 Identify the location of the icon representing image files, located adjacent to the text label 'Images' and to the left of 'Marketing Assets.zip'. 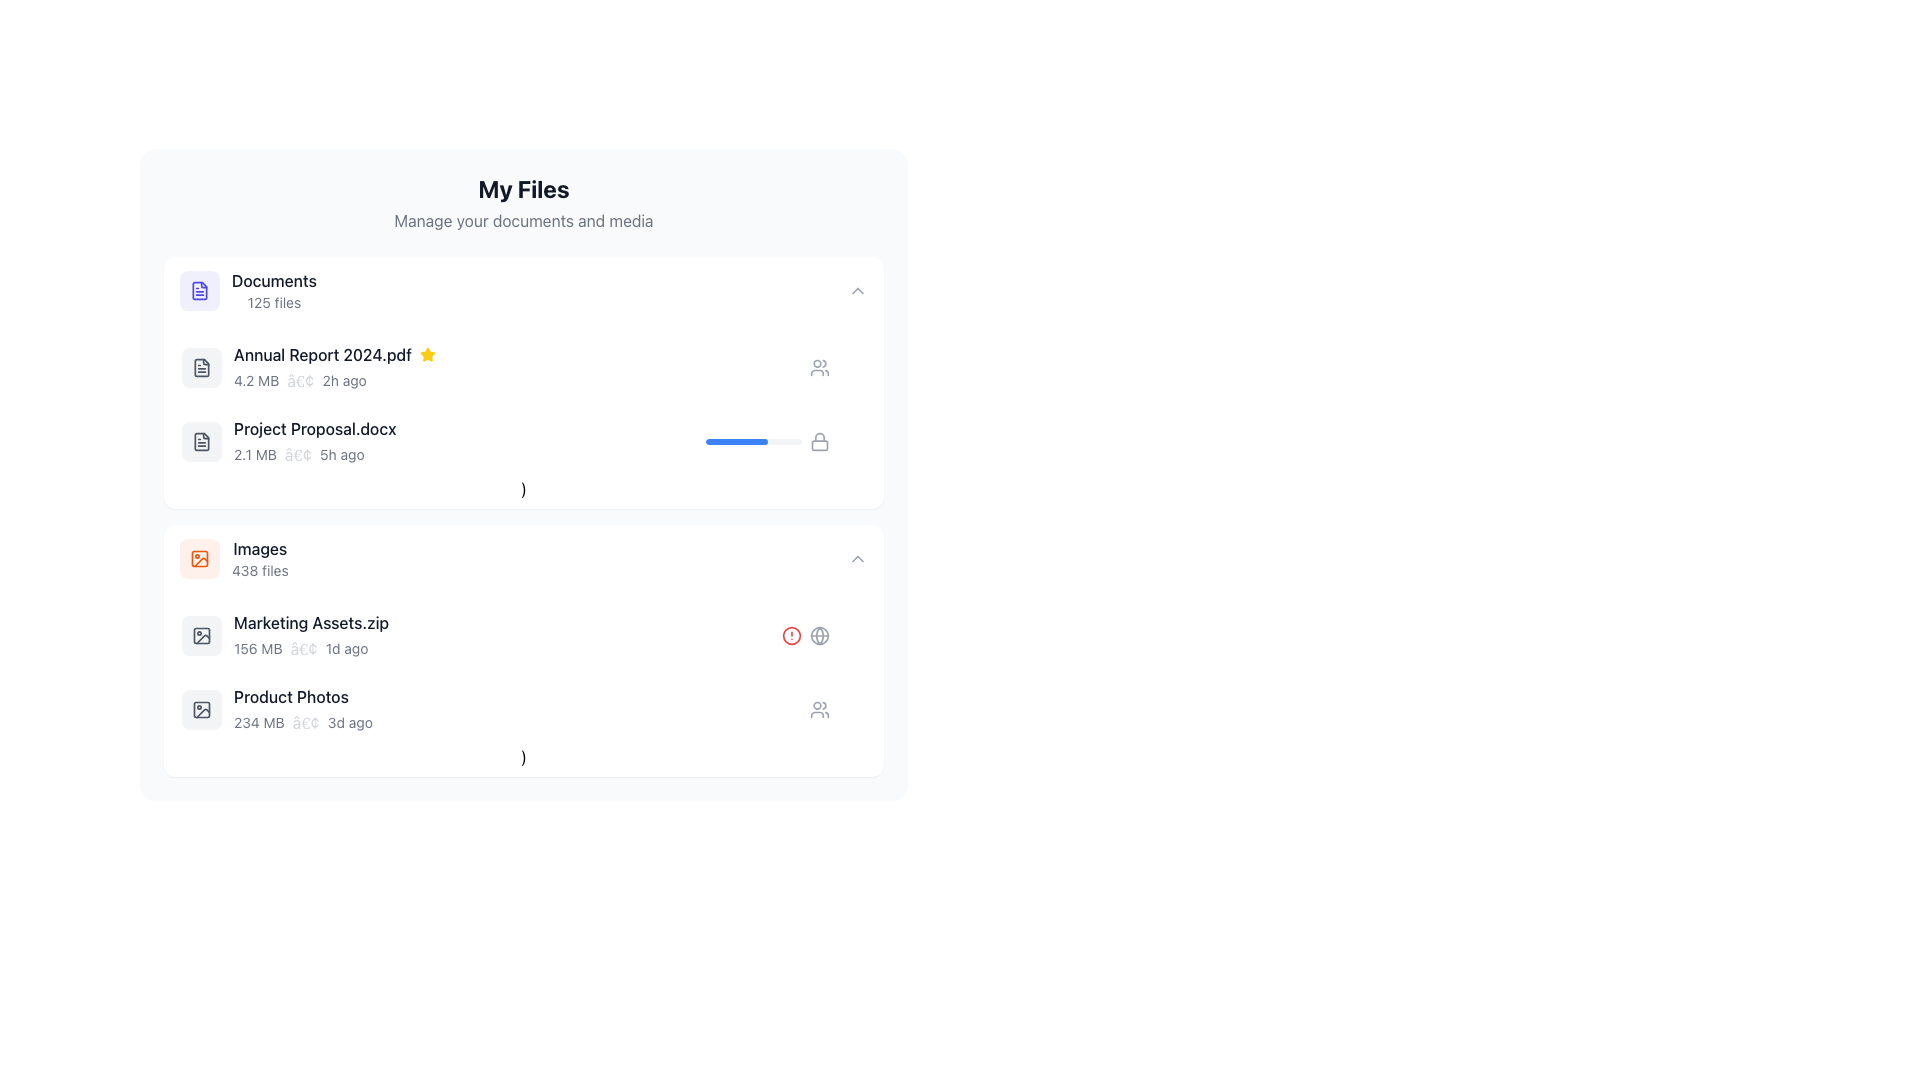
(201, 636).